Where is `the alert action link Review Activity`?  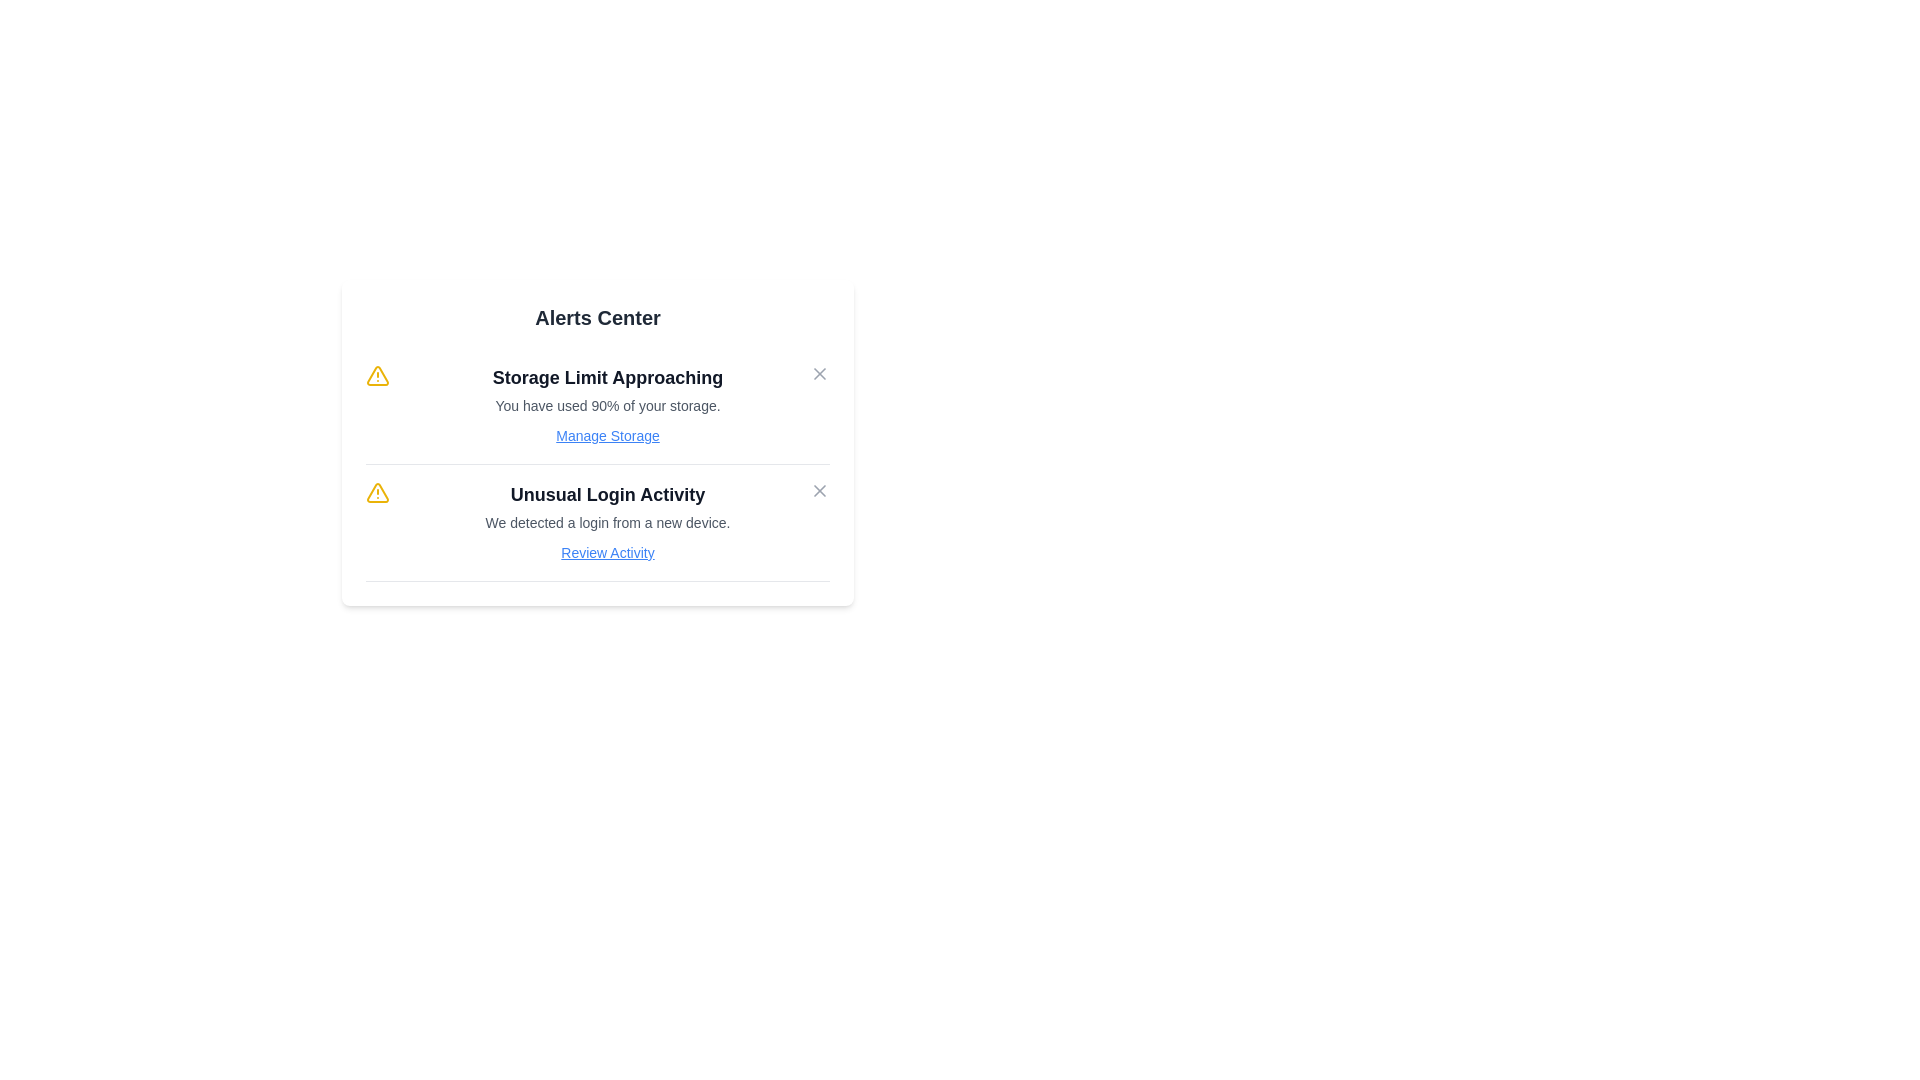 the alert action link Review Activity is located at coordinates (607, 552).